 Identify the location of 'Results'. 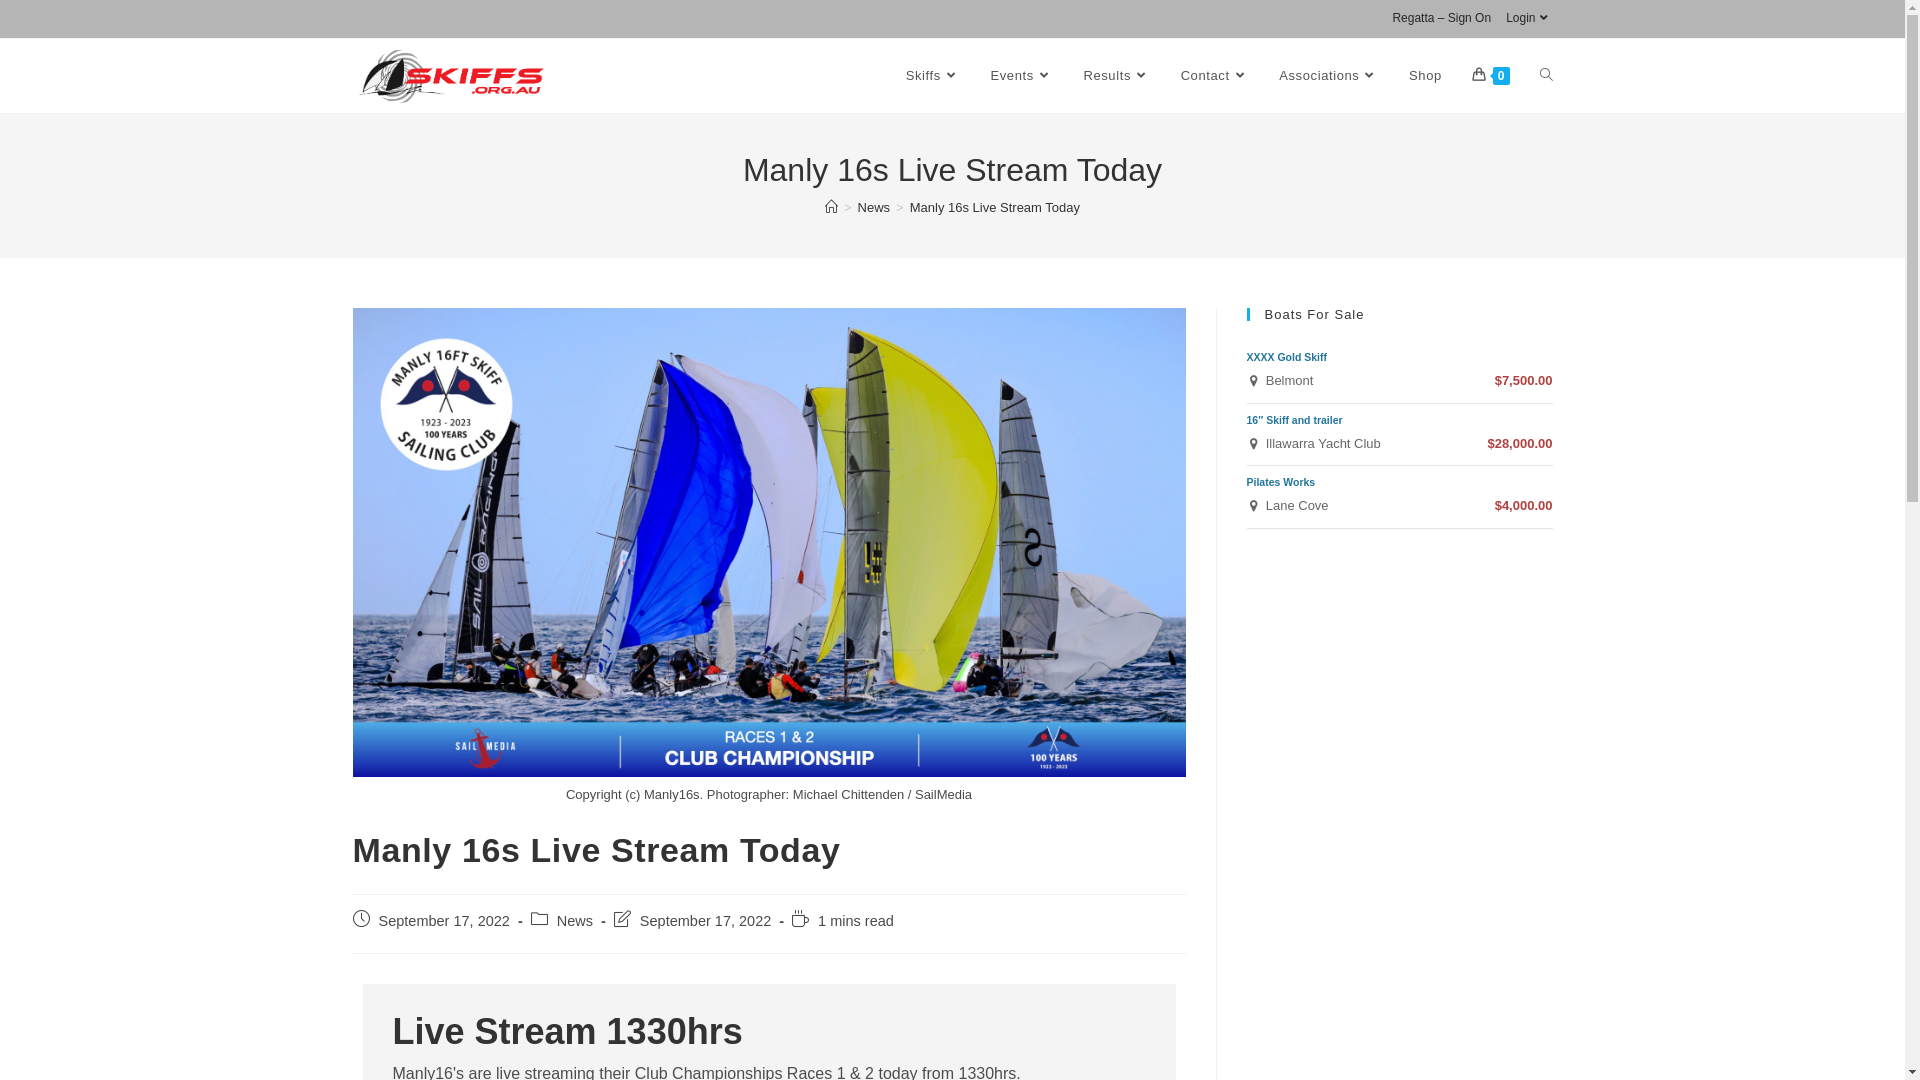
(1067, 75).